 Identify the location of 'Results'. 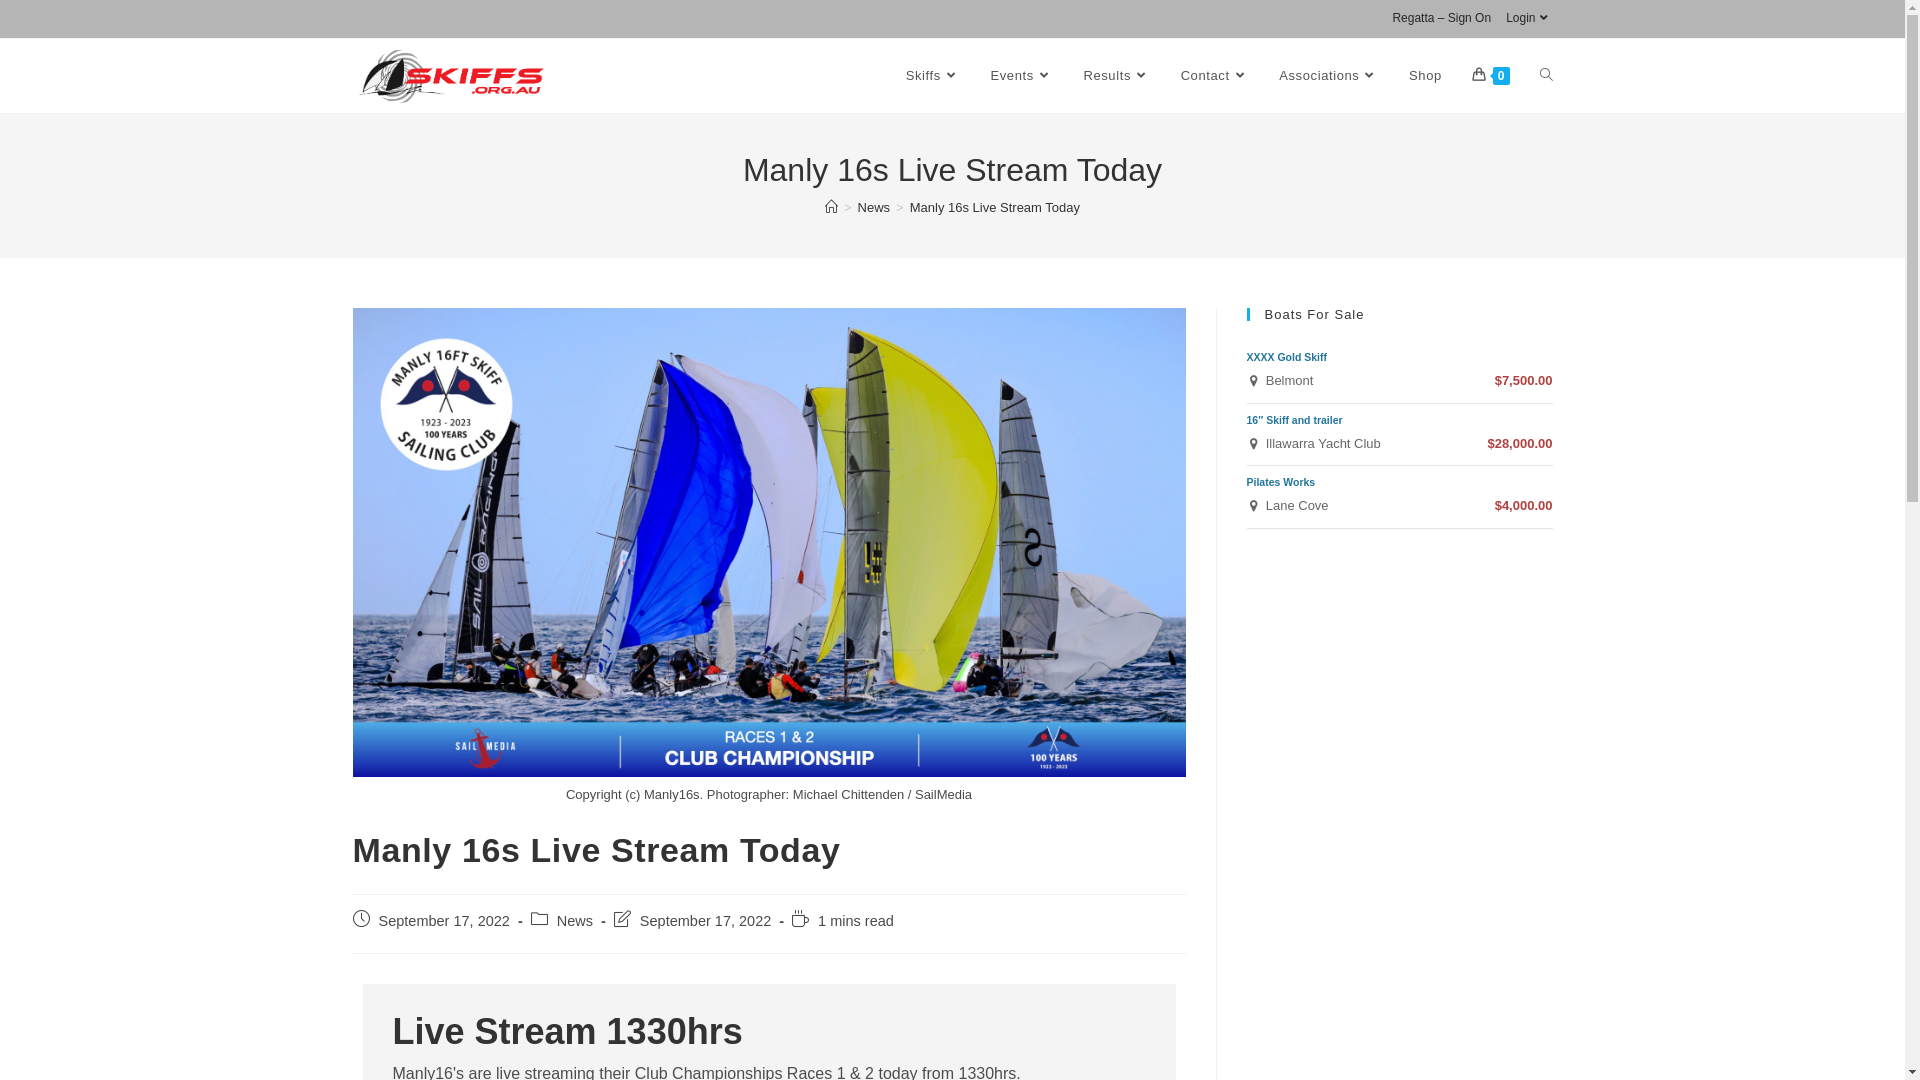
(1067, 75).